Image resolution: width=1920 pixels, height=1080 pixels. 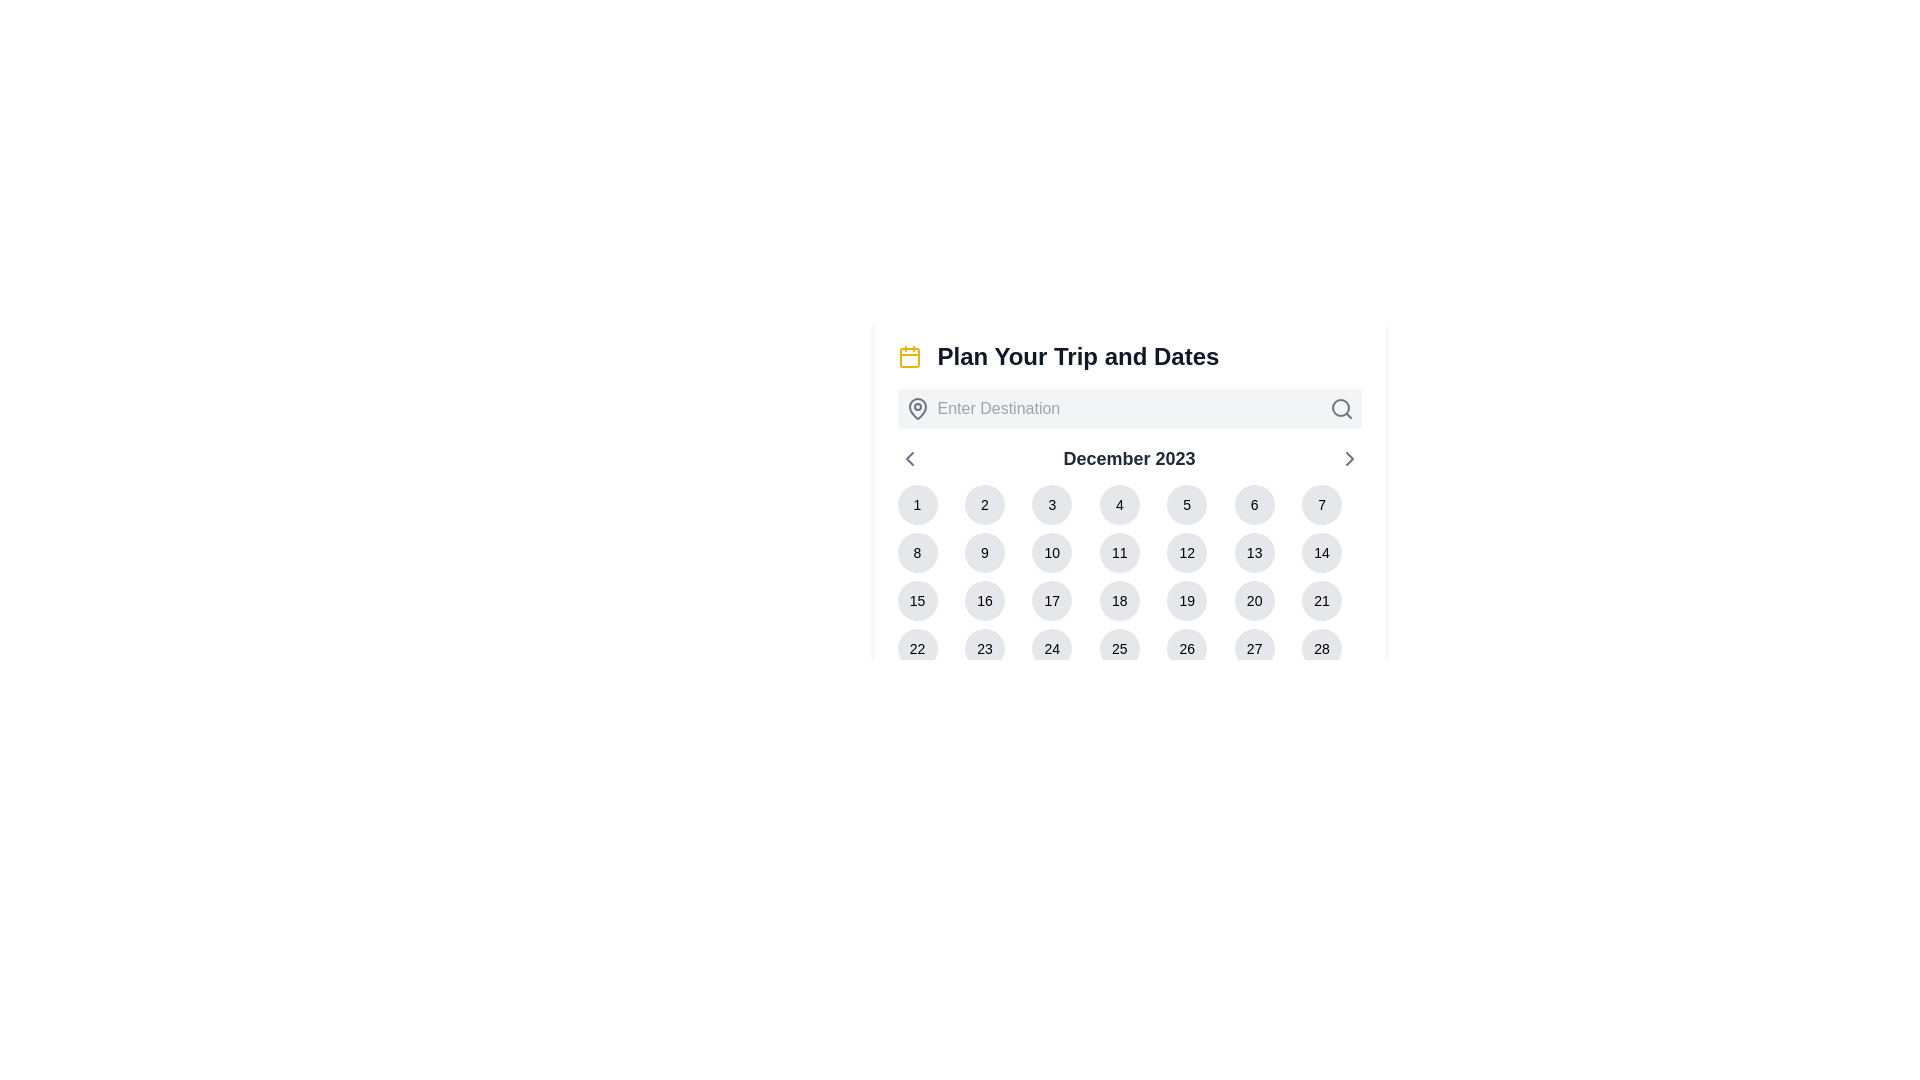 What do you see at coordinates (1051, 552) in the screenshot?
I see `the circular button labeled '10' in the date selection grid of the calendar UI` at bounding box center [1051, 552].